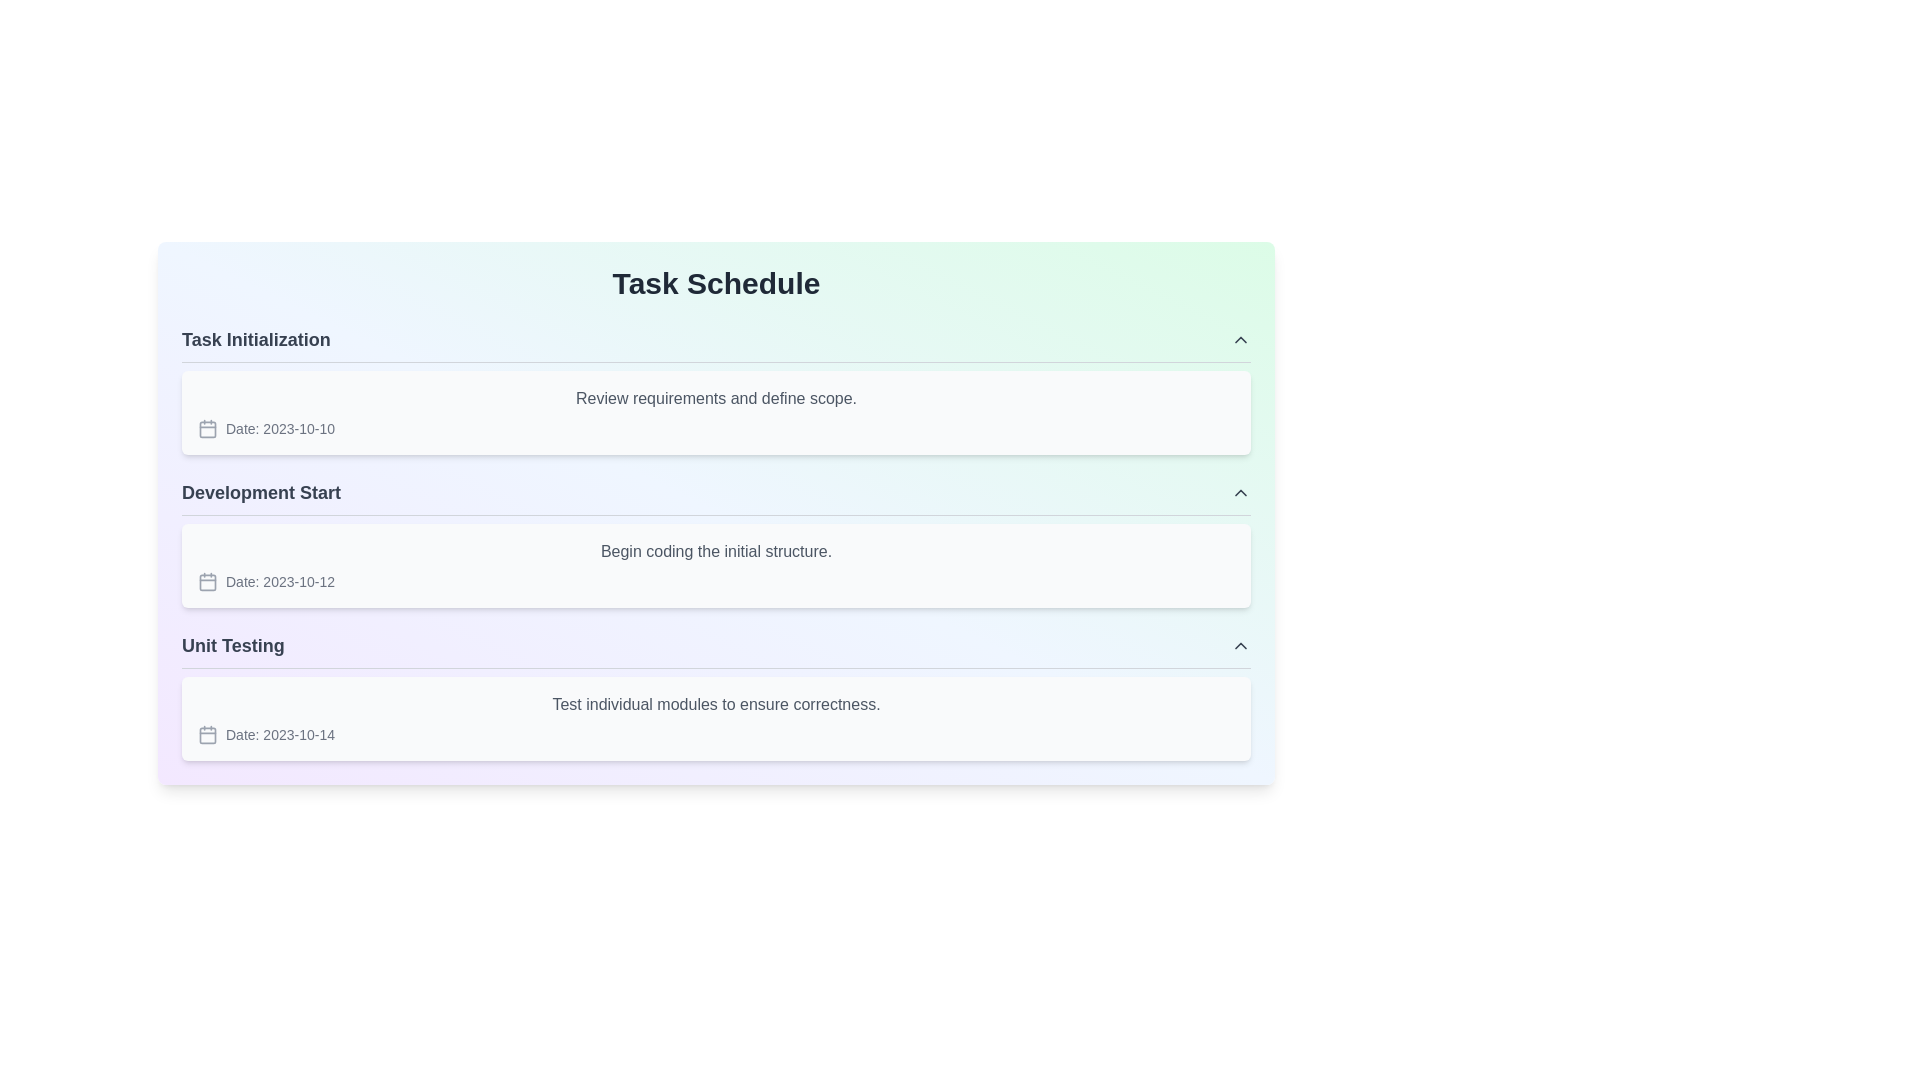  I want to click on the calendar-shaped icon with a gray outline, located next to the text 'Date: 2023-10-12', so click(207, 582).